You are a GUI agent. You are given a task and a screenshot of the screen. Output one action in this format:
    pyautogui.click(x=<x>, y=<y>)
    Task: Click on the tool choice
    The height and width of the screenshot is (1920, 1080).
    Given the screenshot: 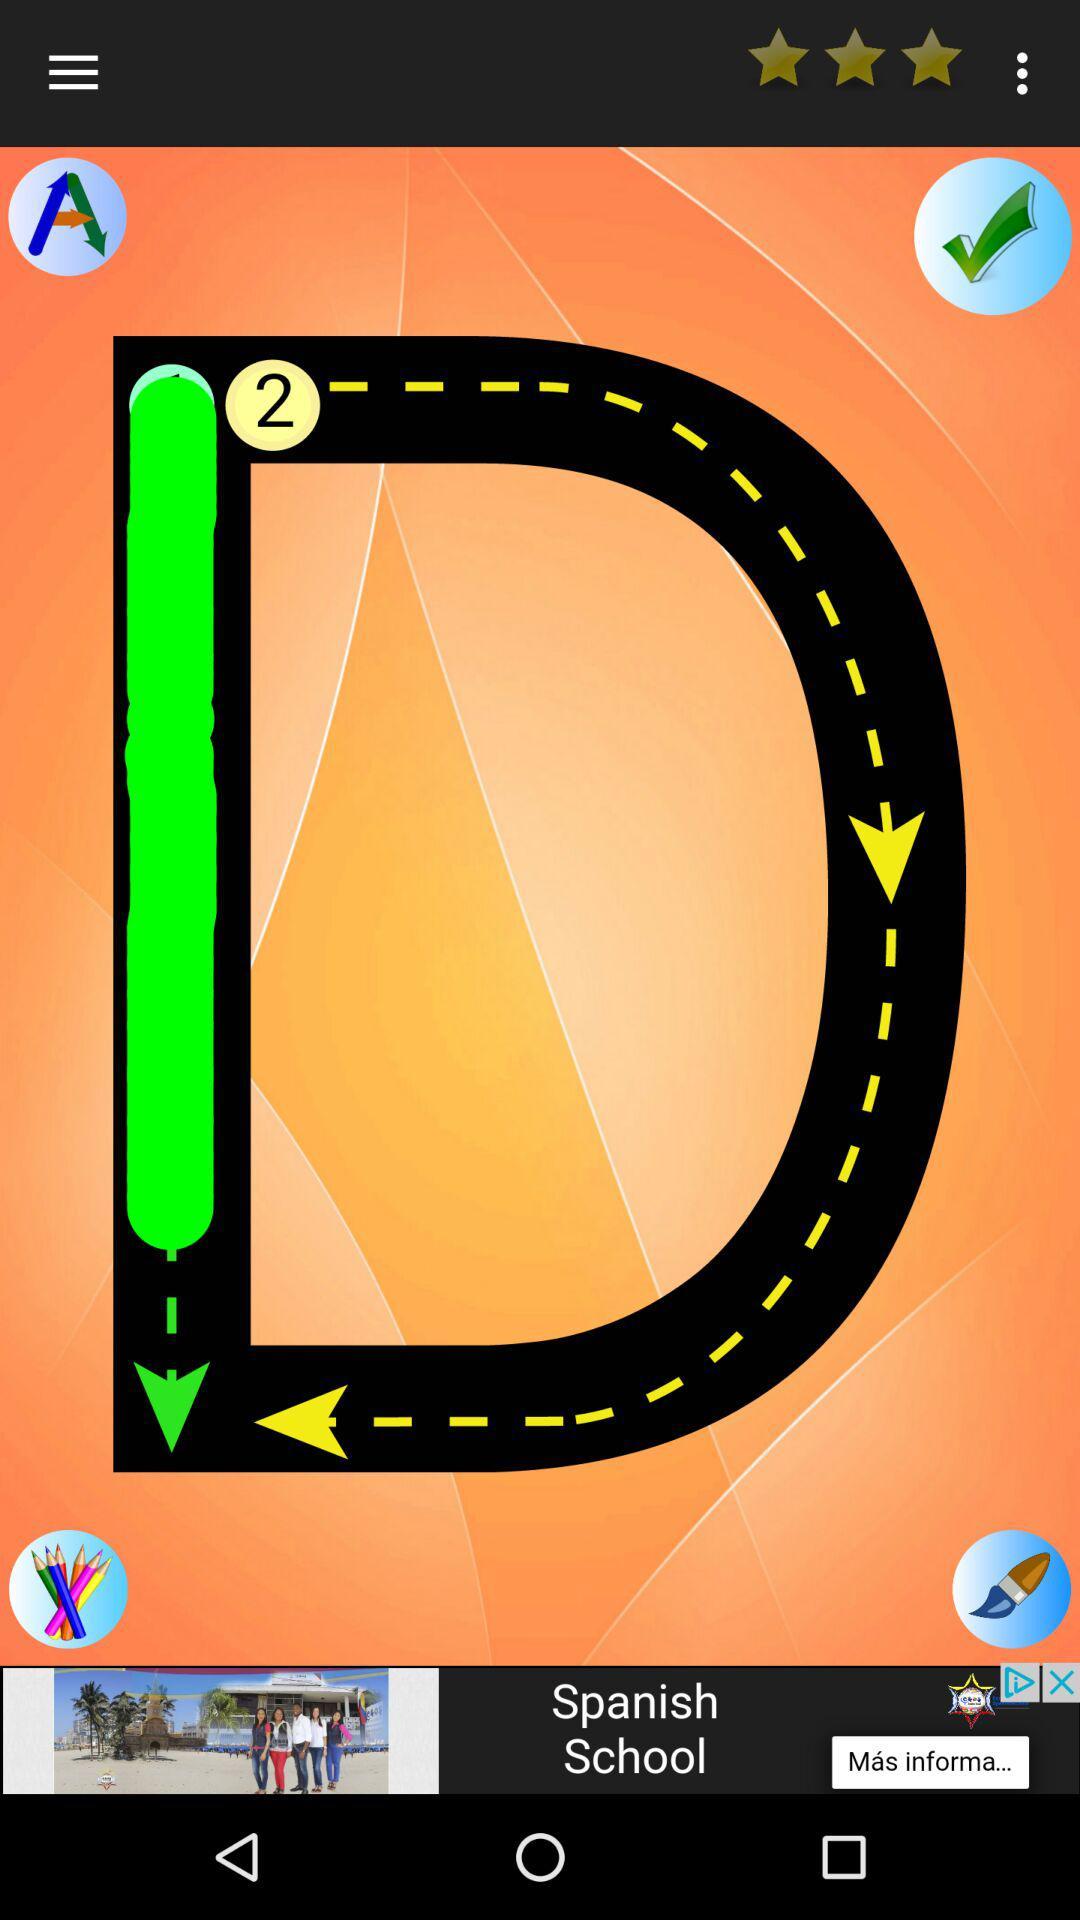 What is the action you would take?
    pyautogui.click(x=66, y=216)
    